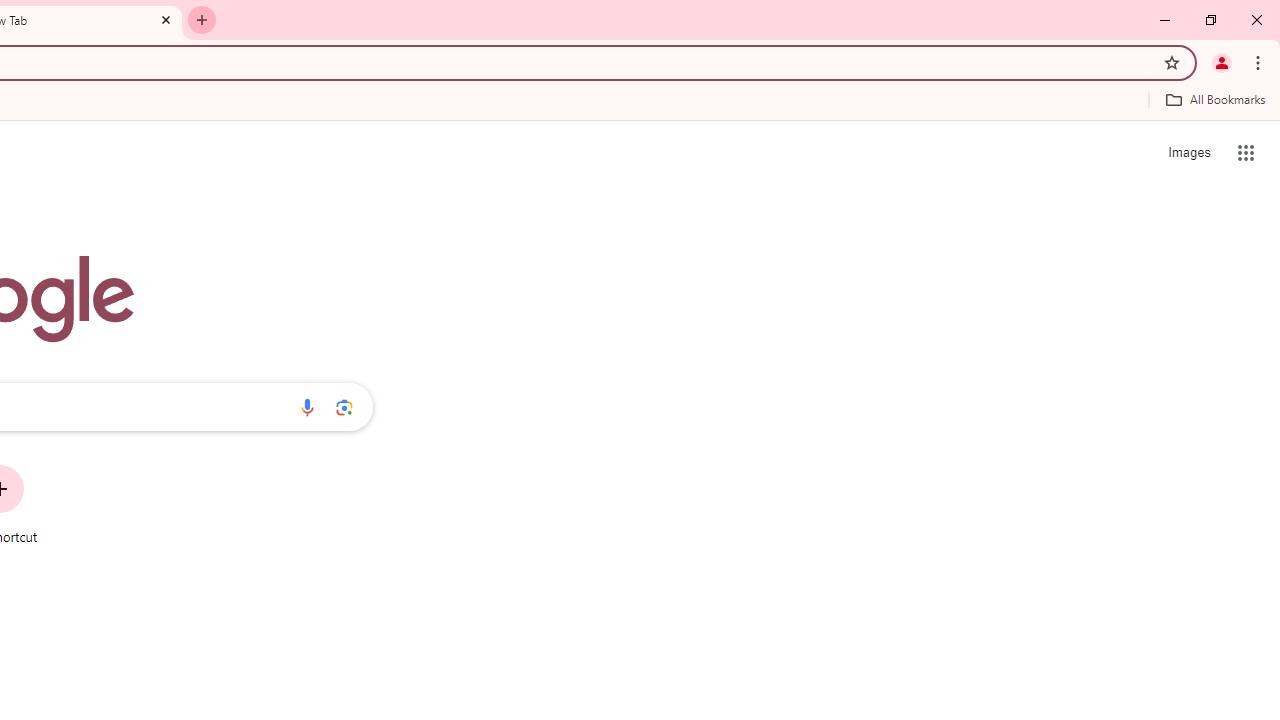 The width and height of the screenshot is (1280, 720). I want to click on 'Minimize', so click(1165, 20).